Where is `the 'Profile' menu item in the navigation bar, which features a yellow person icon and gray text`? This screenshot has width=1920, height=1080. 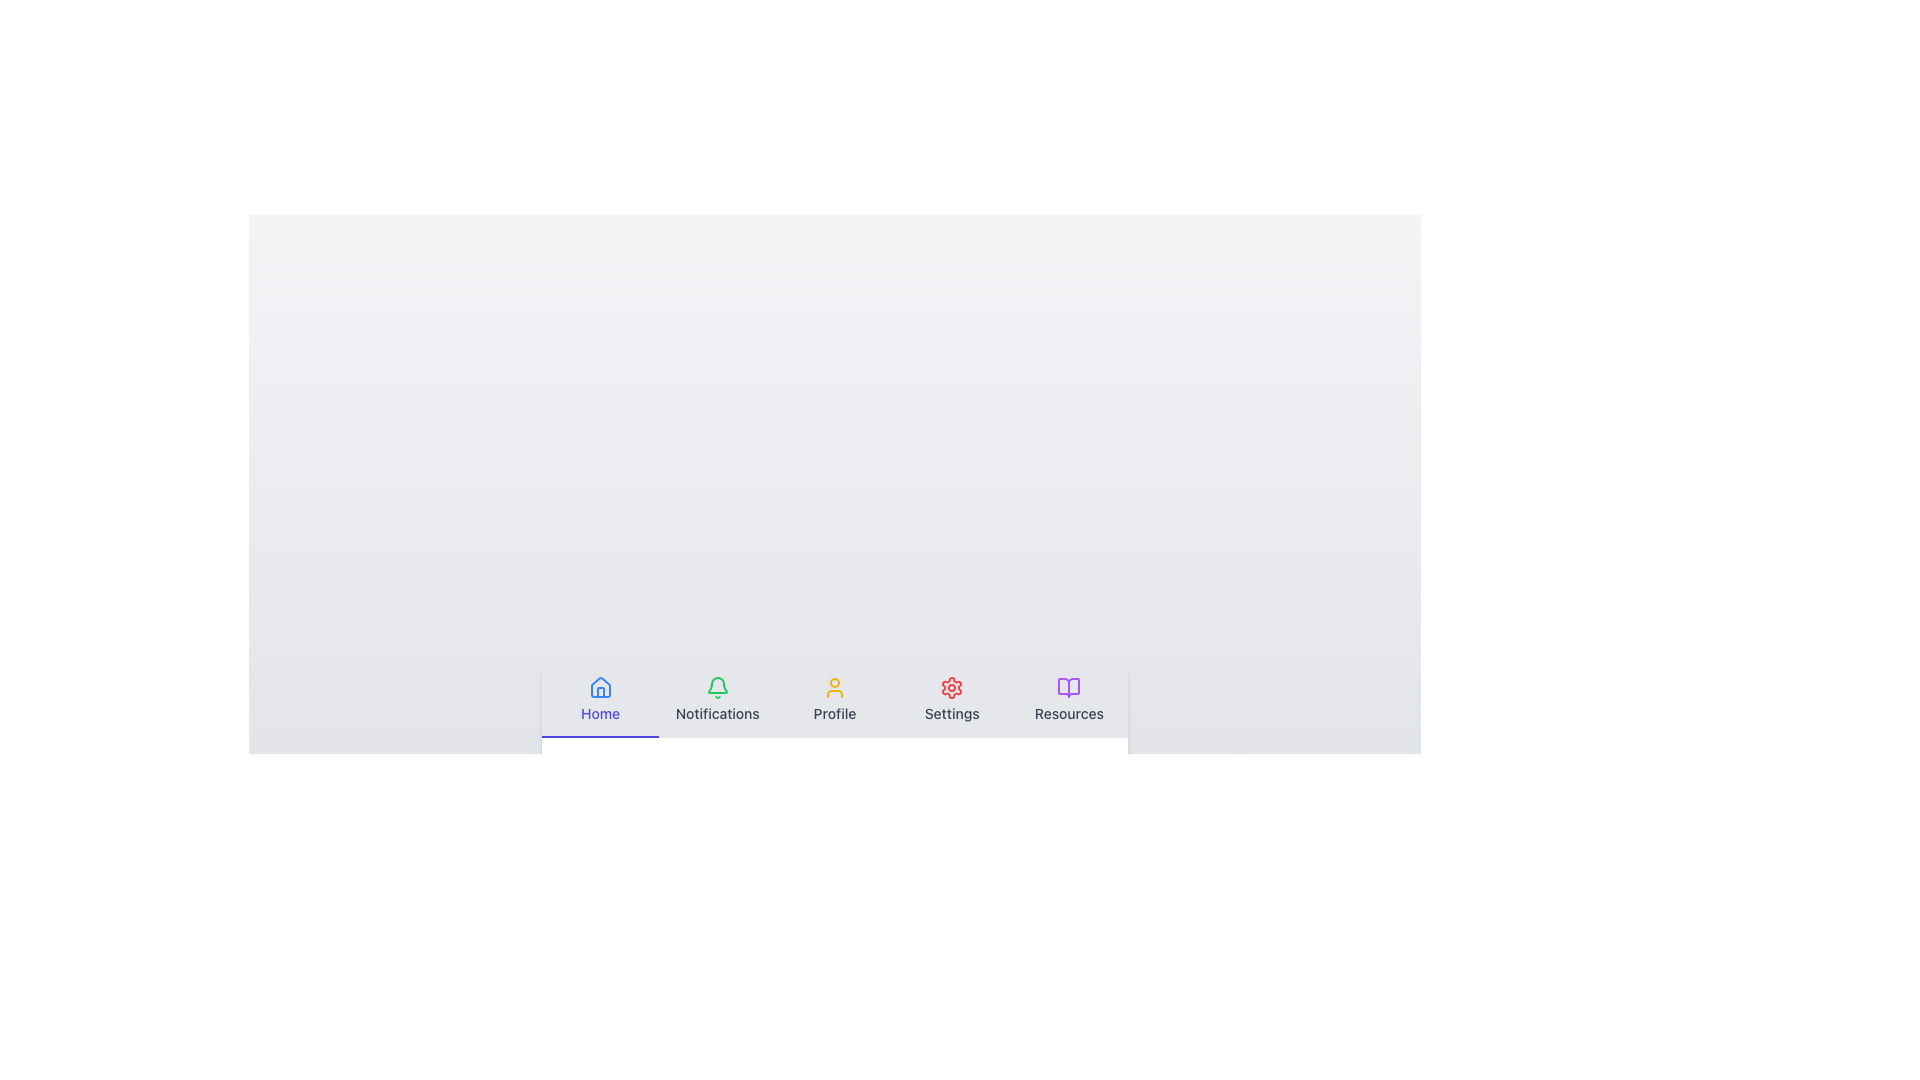
the 'Profile' menu item in the navigation bar, which features a yellow person icon and gray text is located at coordinates (835, 700).